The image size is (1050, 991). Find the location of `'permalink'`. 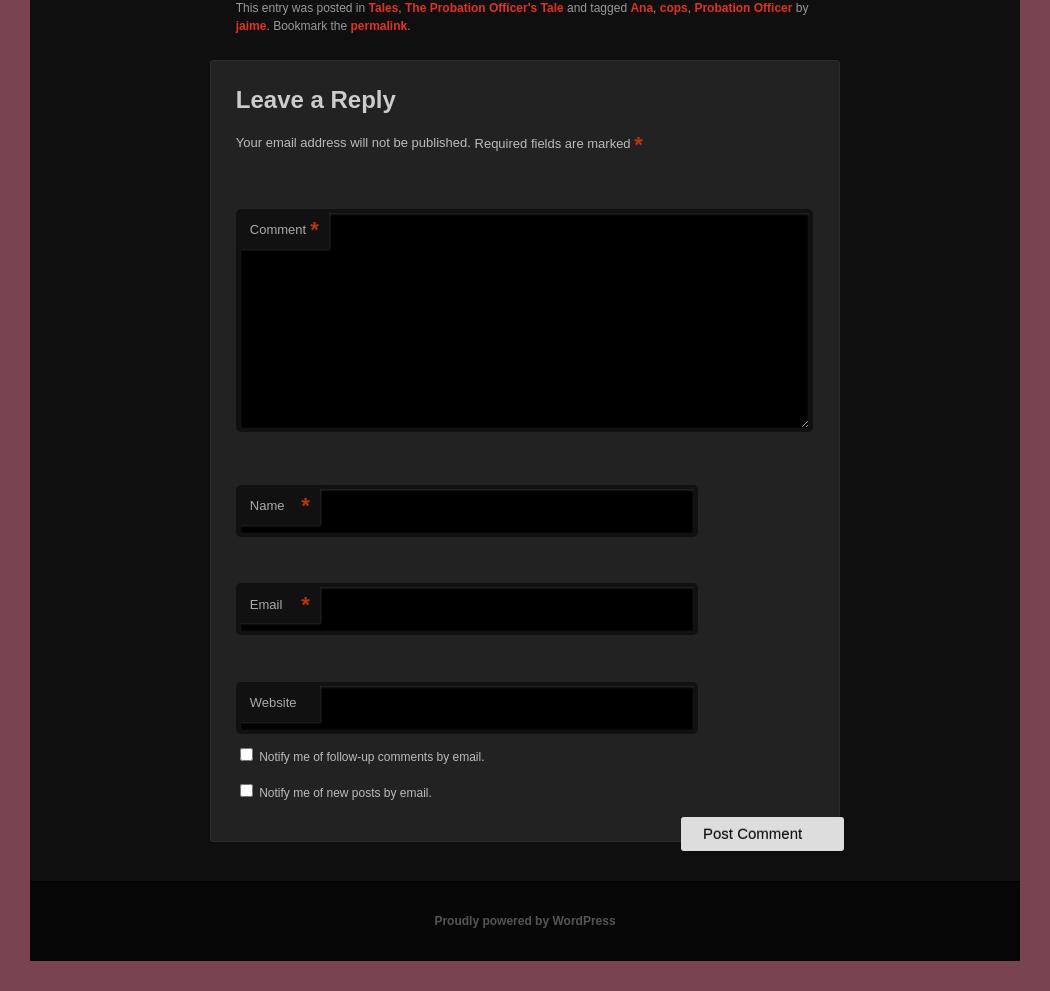

'permalink' is located at coordinates (348, 24).